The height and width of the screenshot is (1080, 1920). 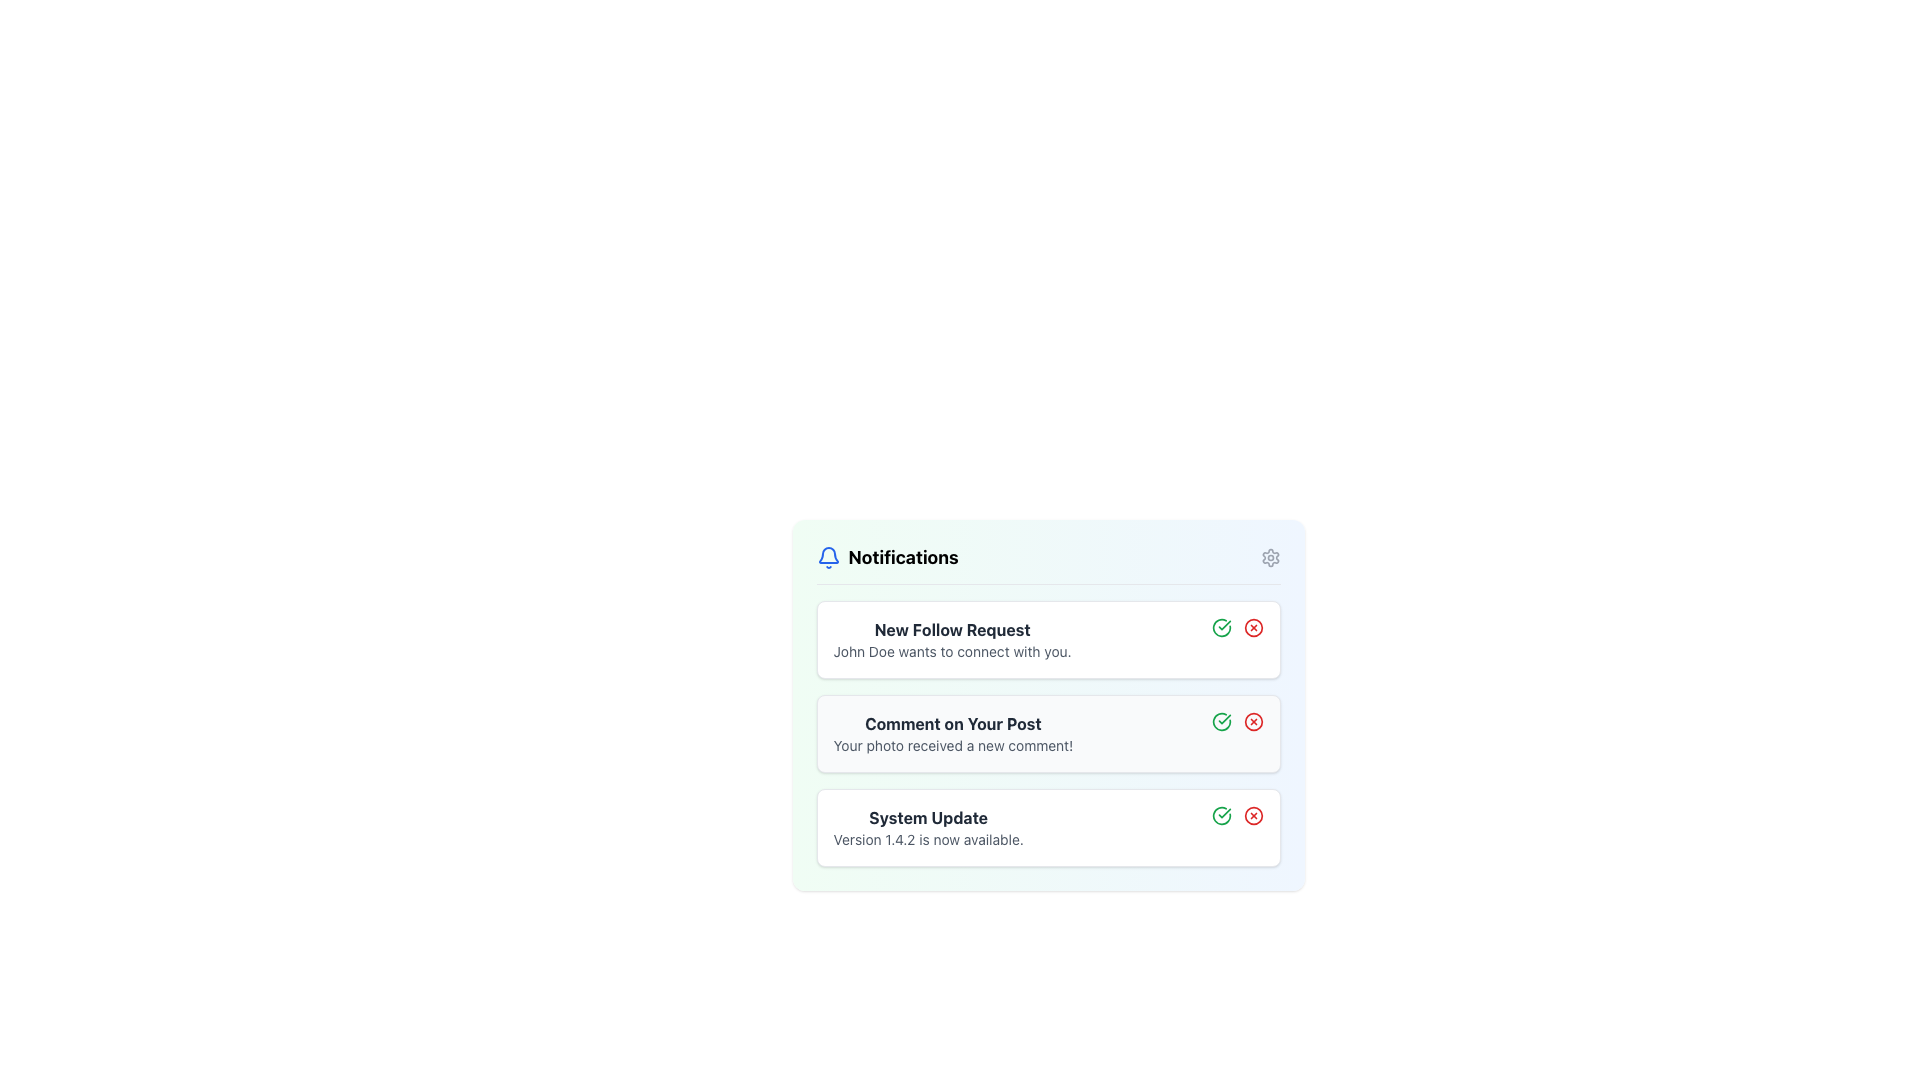 What do you see at coordinates (1269, 558) in the screenshot?
I see `the gear/settings icon located at the upper right corner of the notification panel` at bounding box center [1269, 558].